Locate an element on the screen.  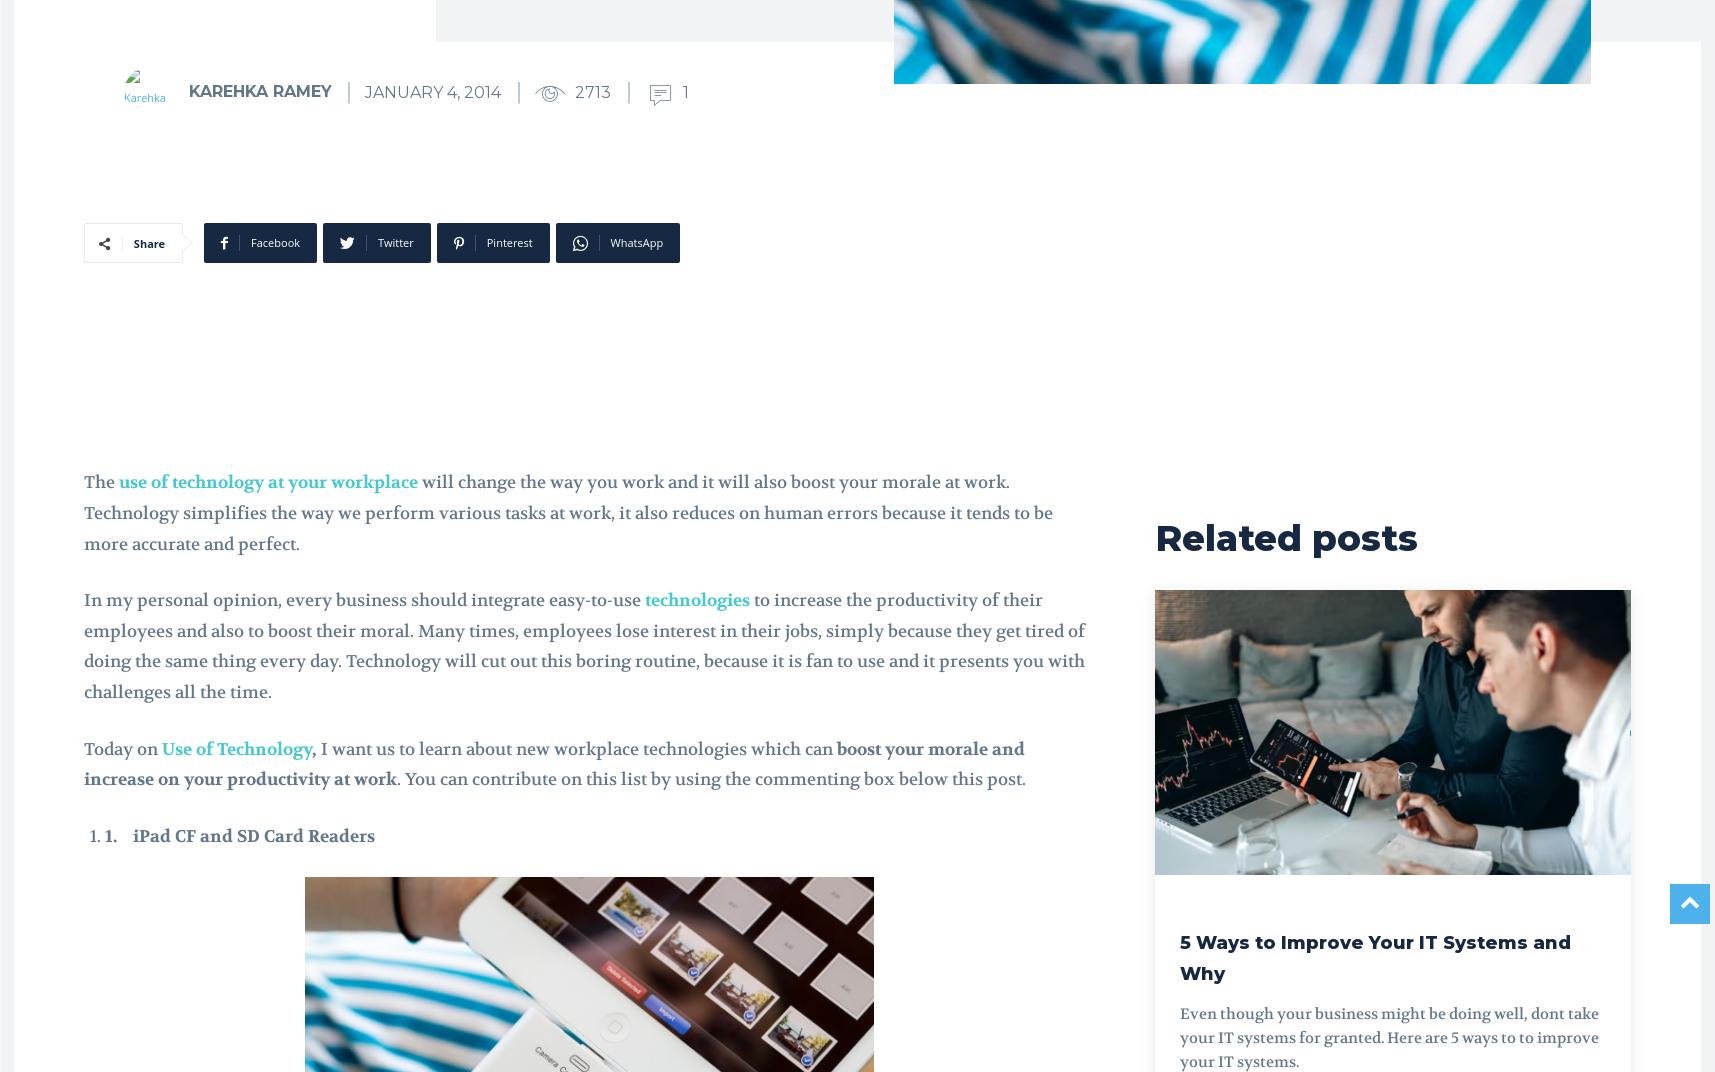
'Karehka Ramey' is located at coordinates (259, 91).